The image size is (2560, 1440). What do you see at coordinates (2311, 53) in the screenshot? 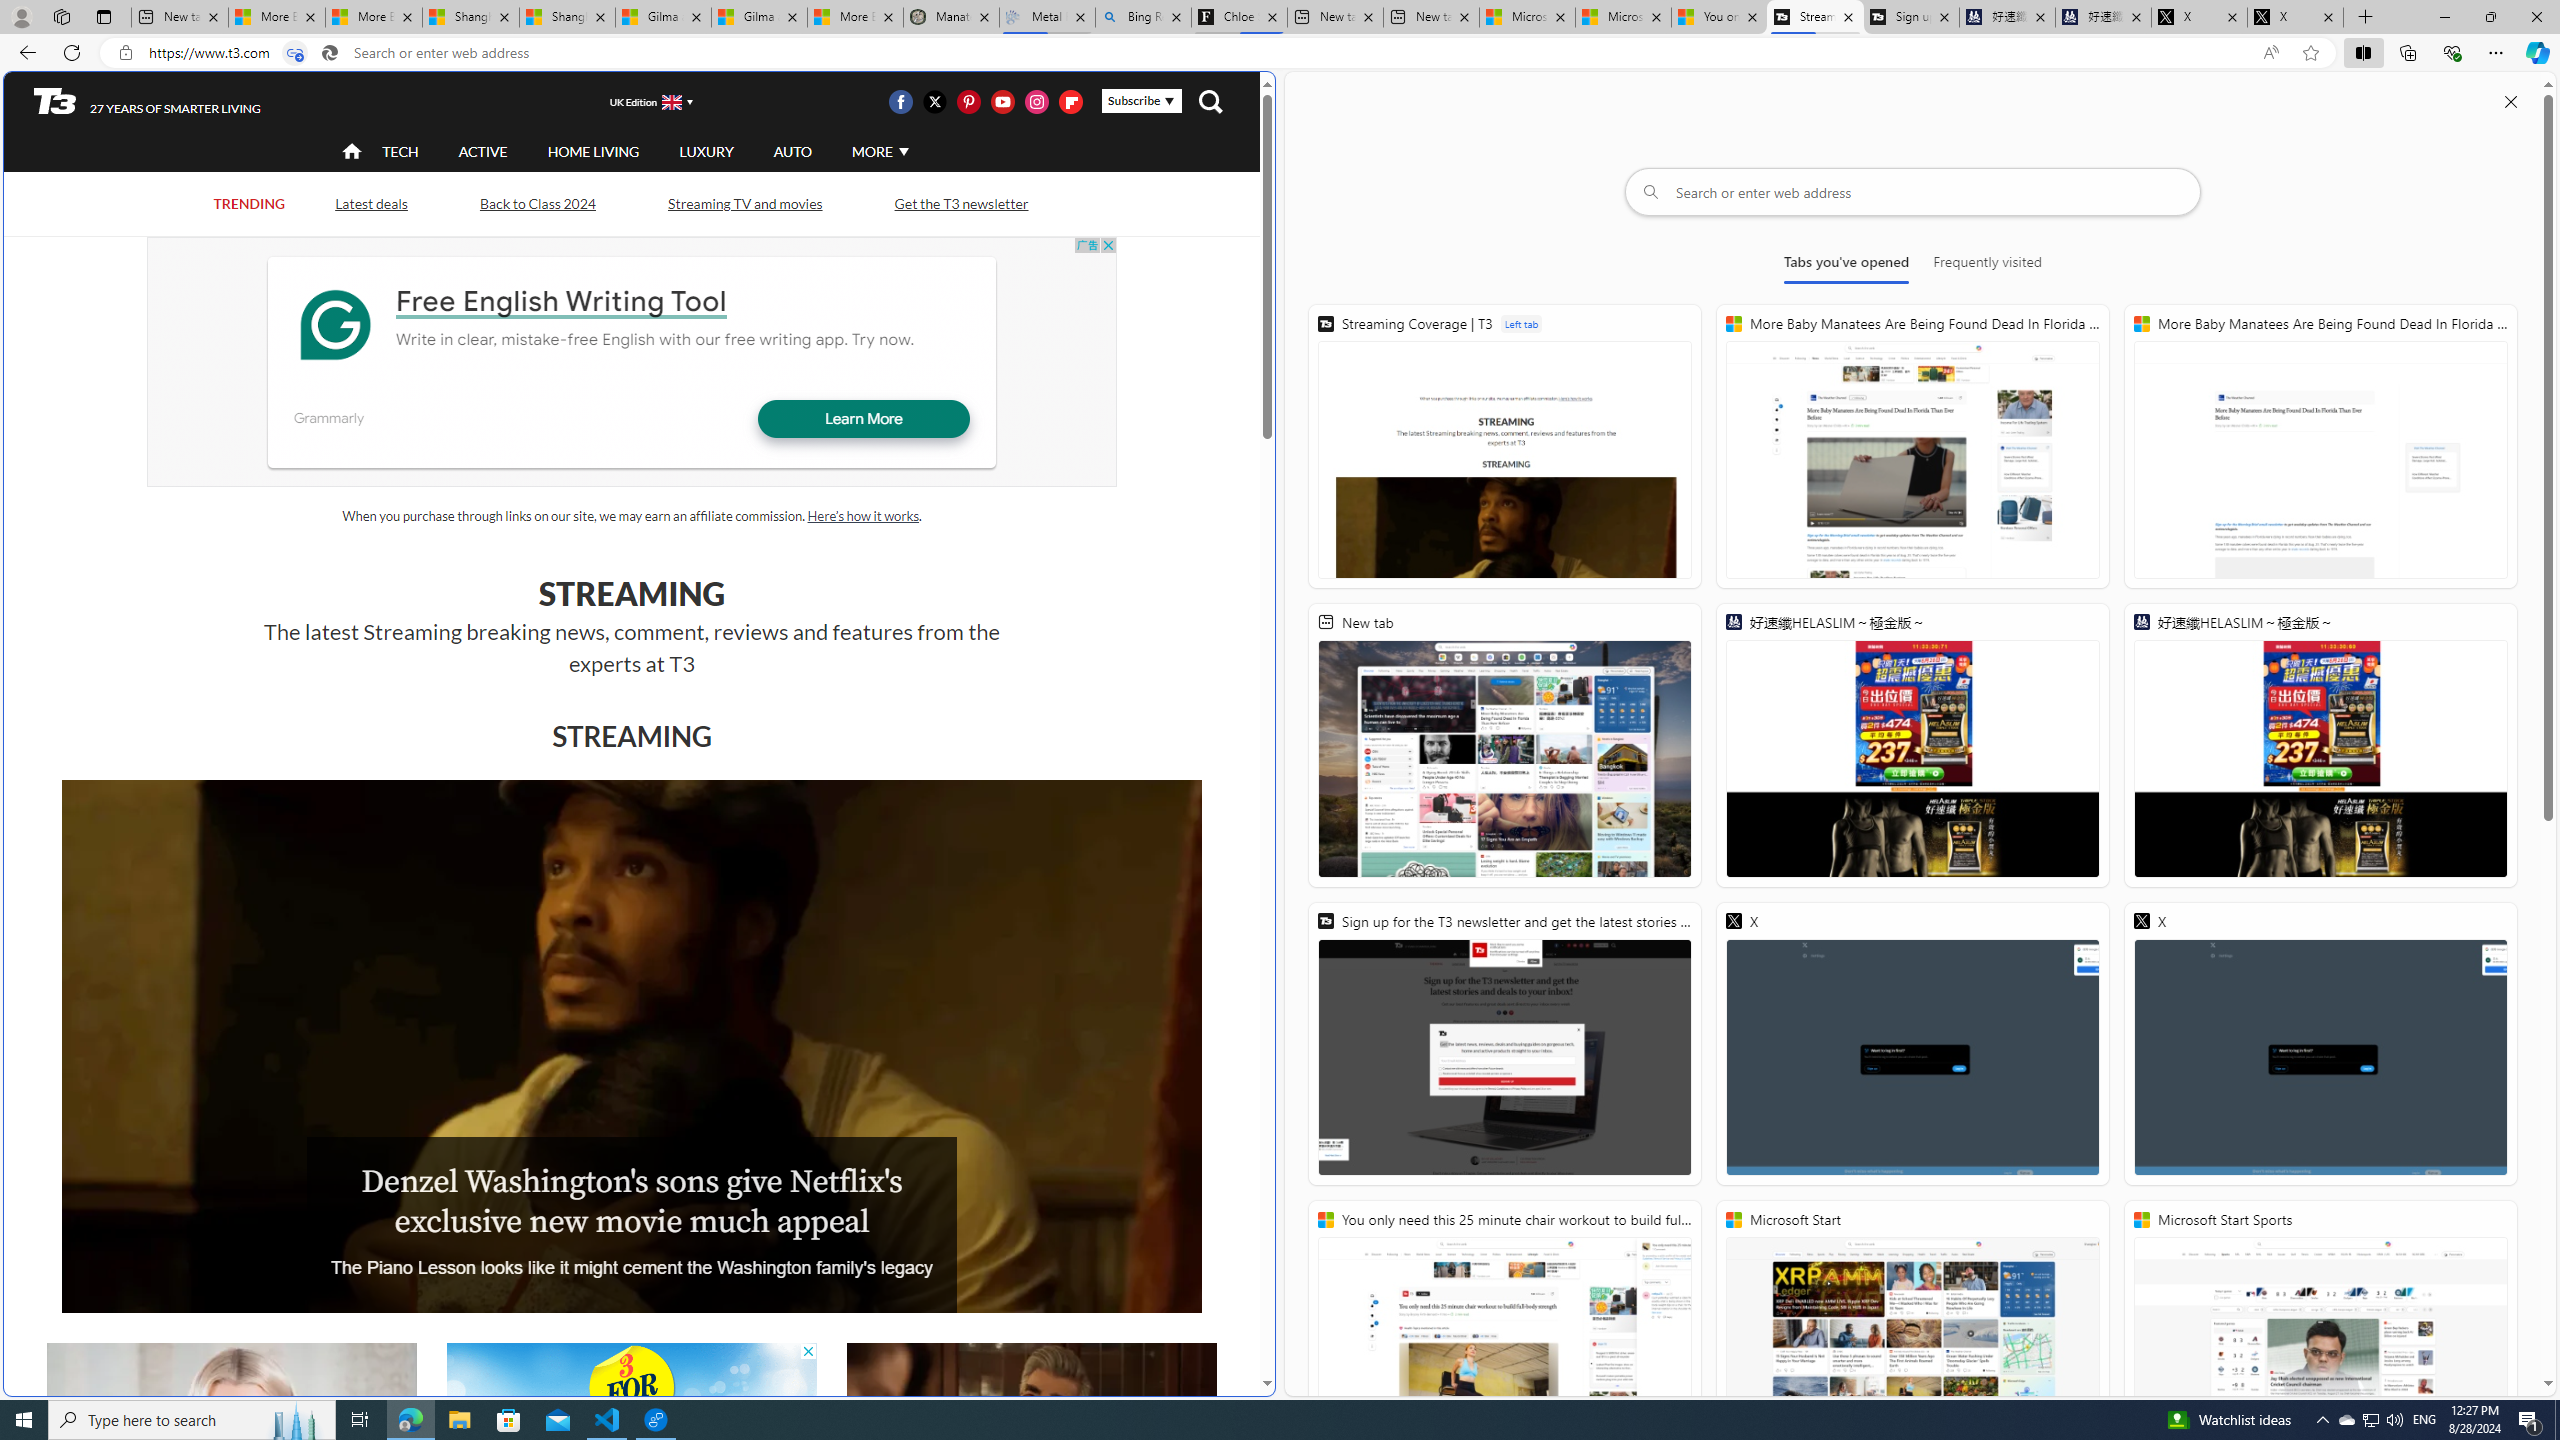
I see `'Add this page to favorites (Ctrl+D)'` at bounding box center [2311, 53].